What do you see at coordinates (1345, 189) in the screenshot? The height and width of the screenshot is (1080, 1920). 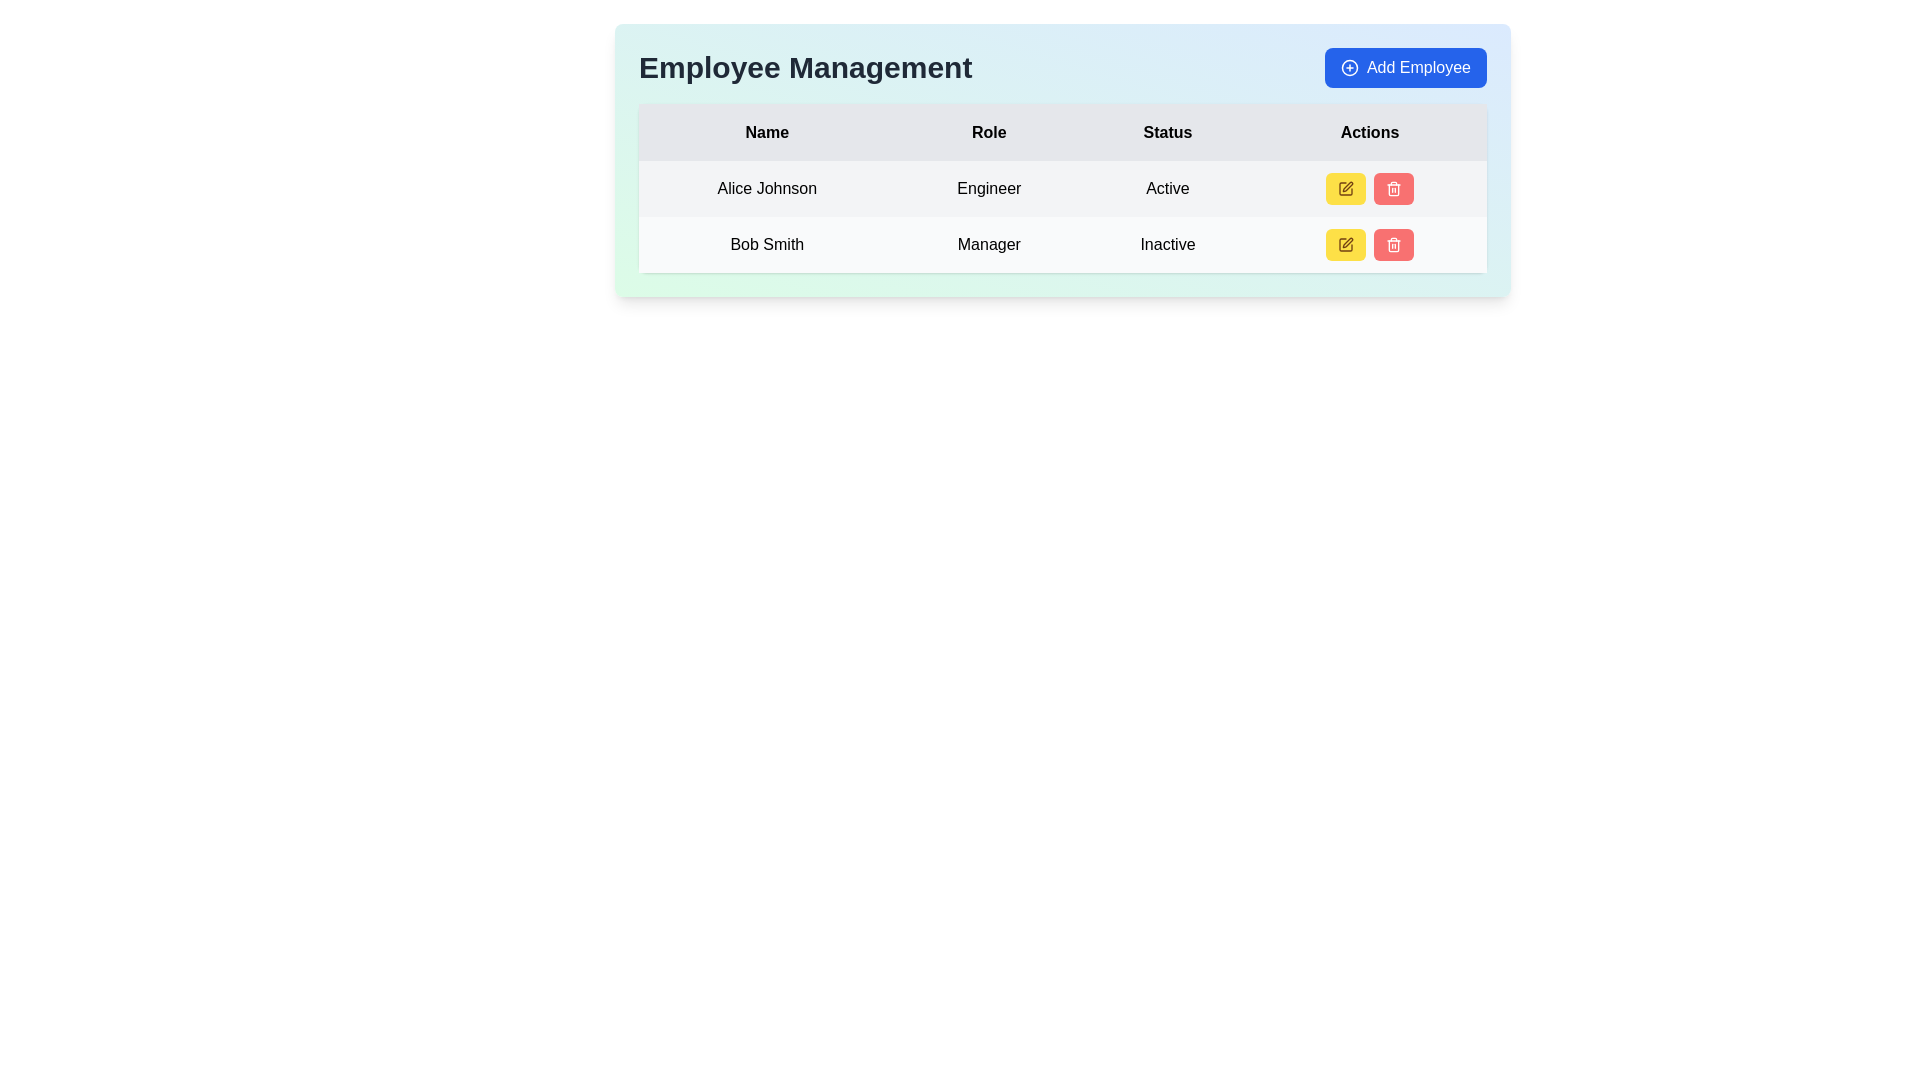 I see `the edit button located in the 'Actions' column of the table, specifically in the first row` at bounding box center [1345, 189].